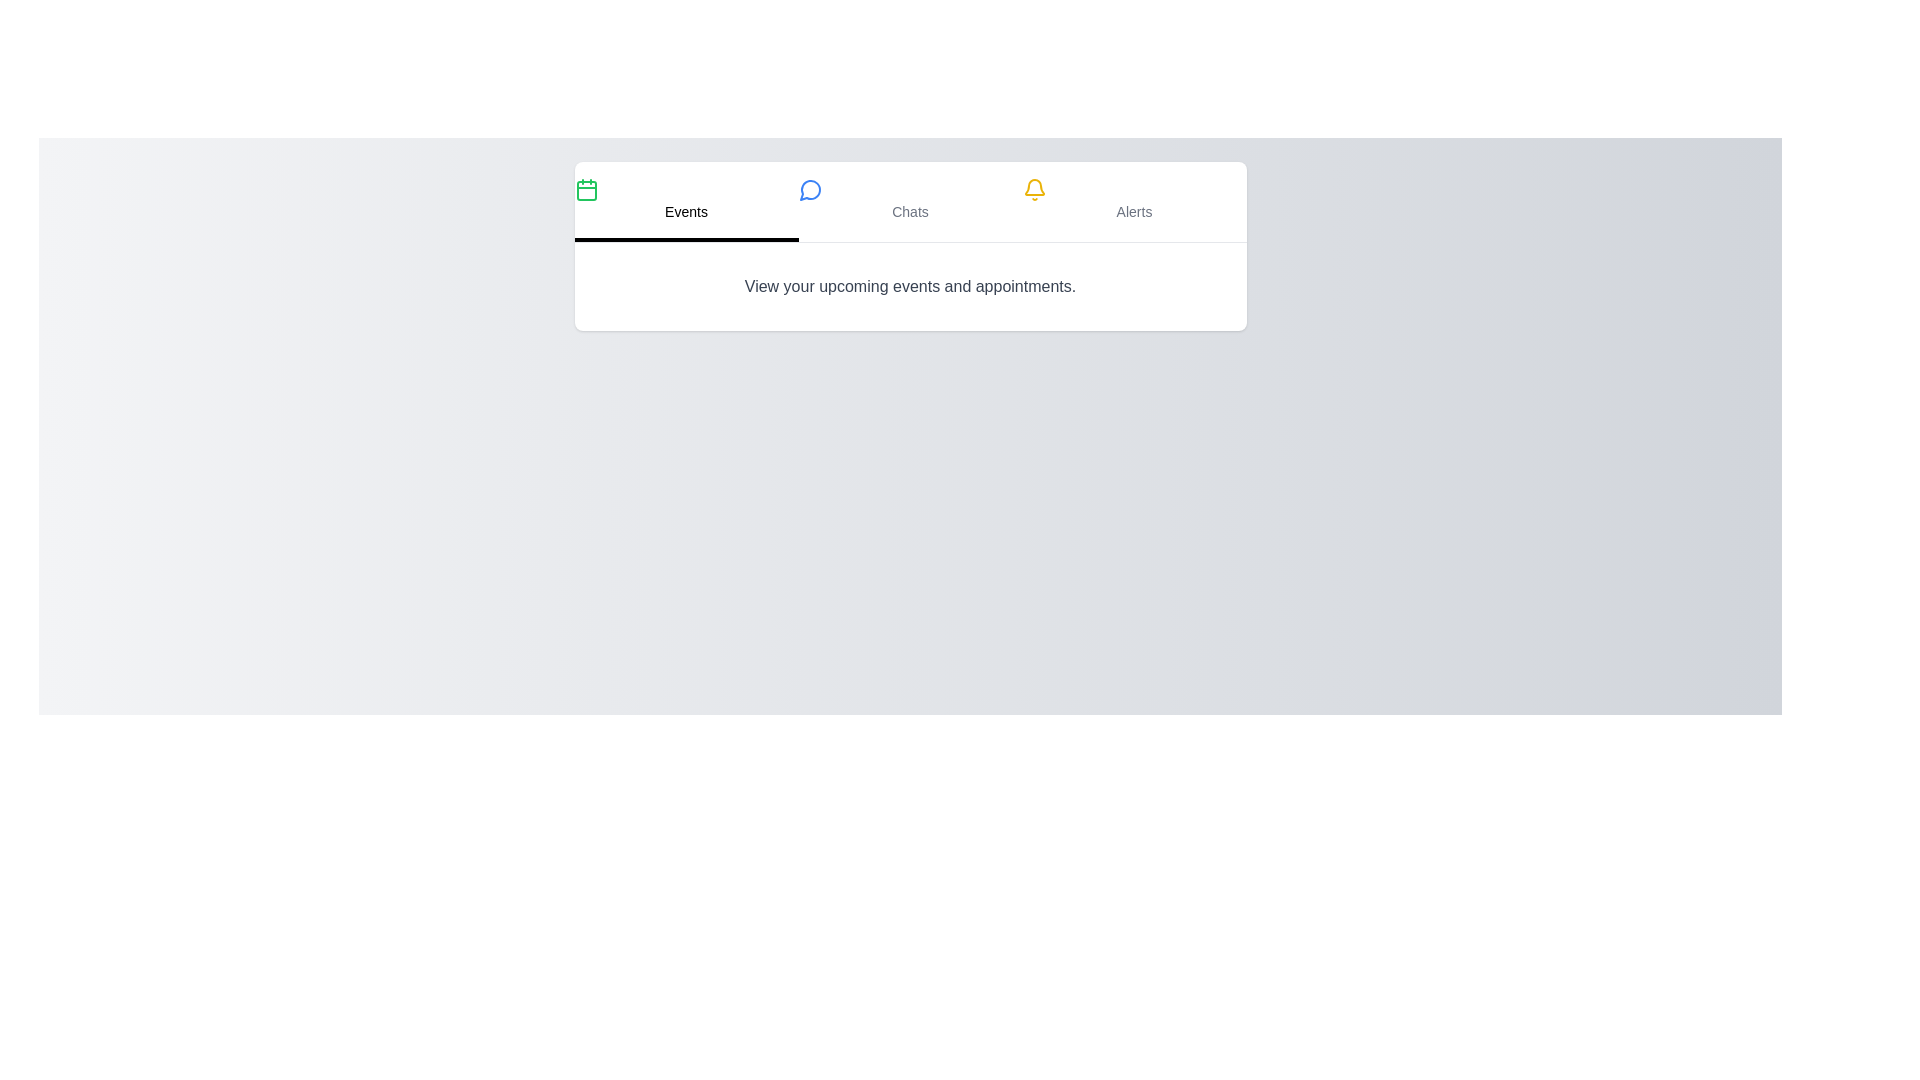  Describe the element at coordinates (686, 201) in the screenshot. I see `the Events tab` at that location.